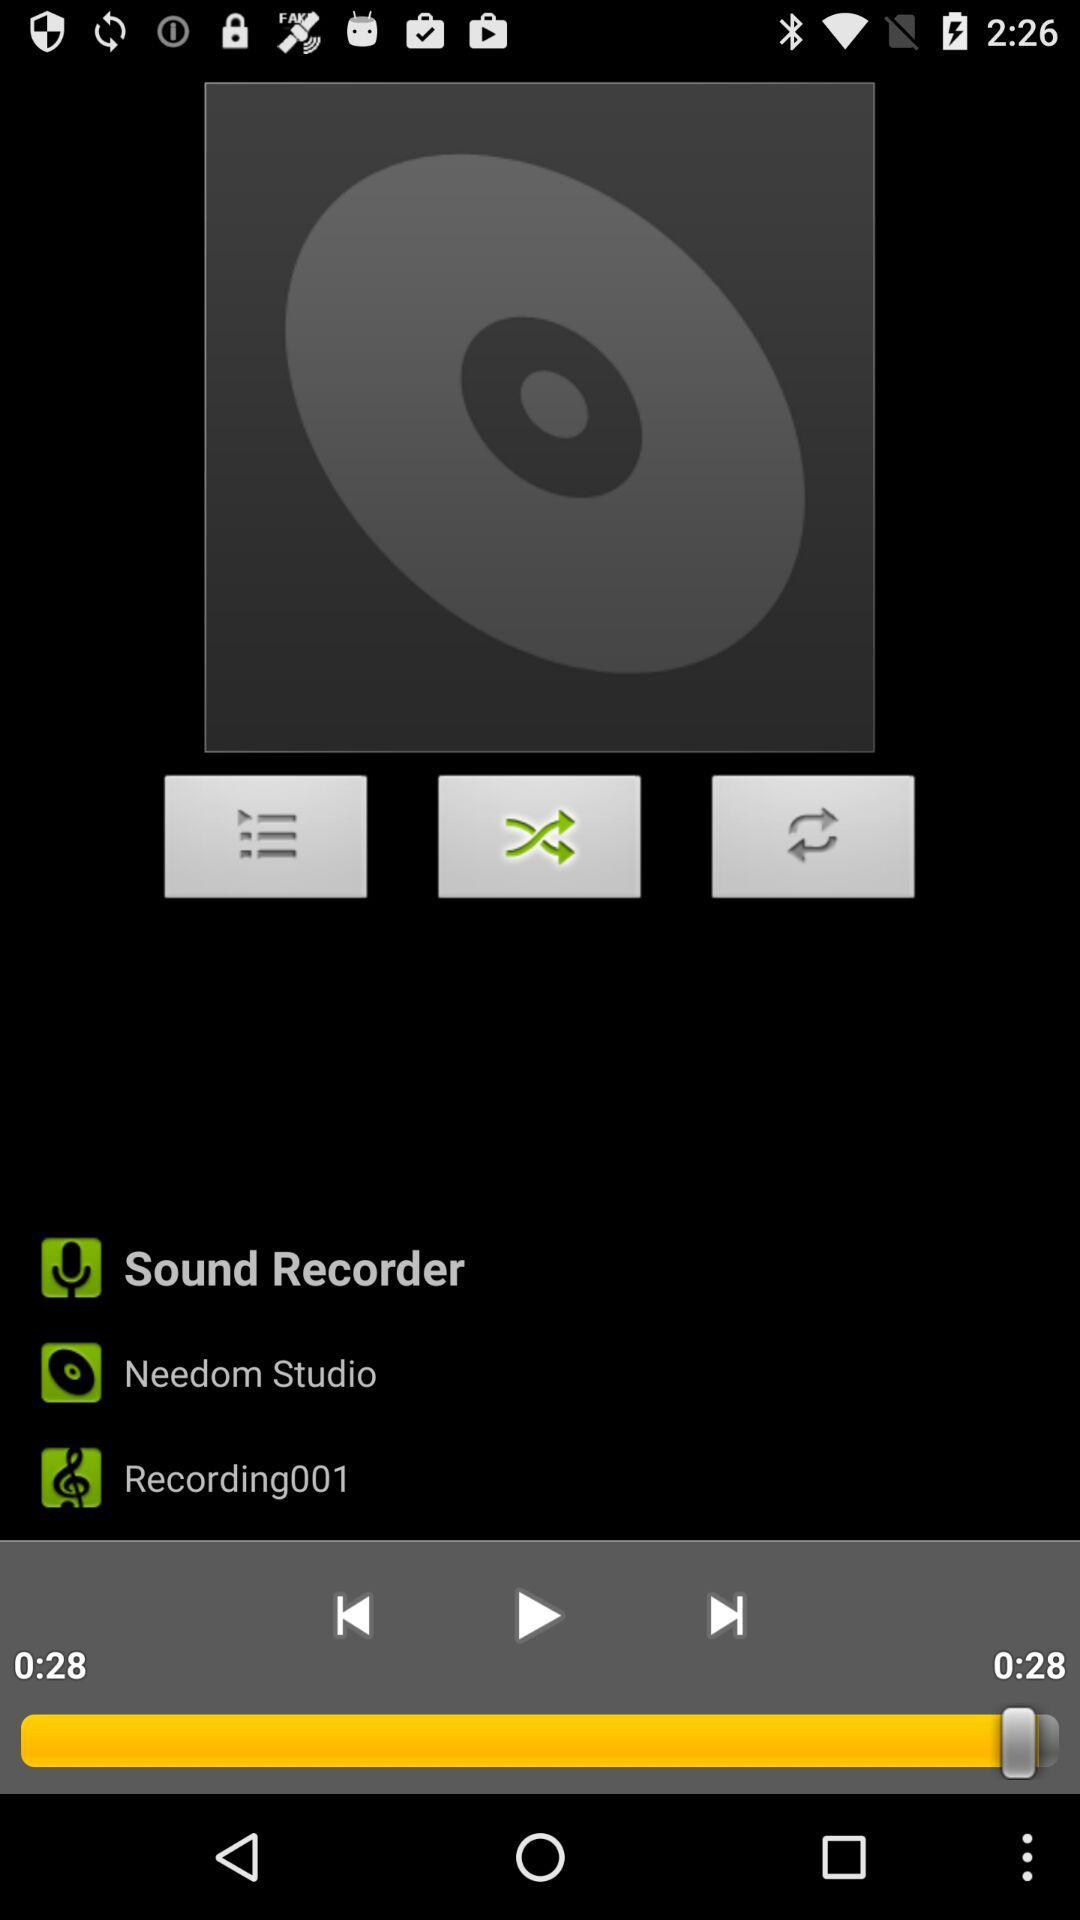  I want to click on the skip_next icon, so click(726, 1727).